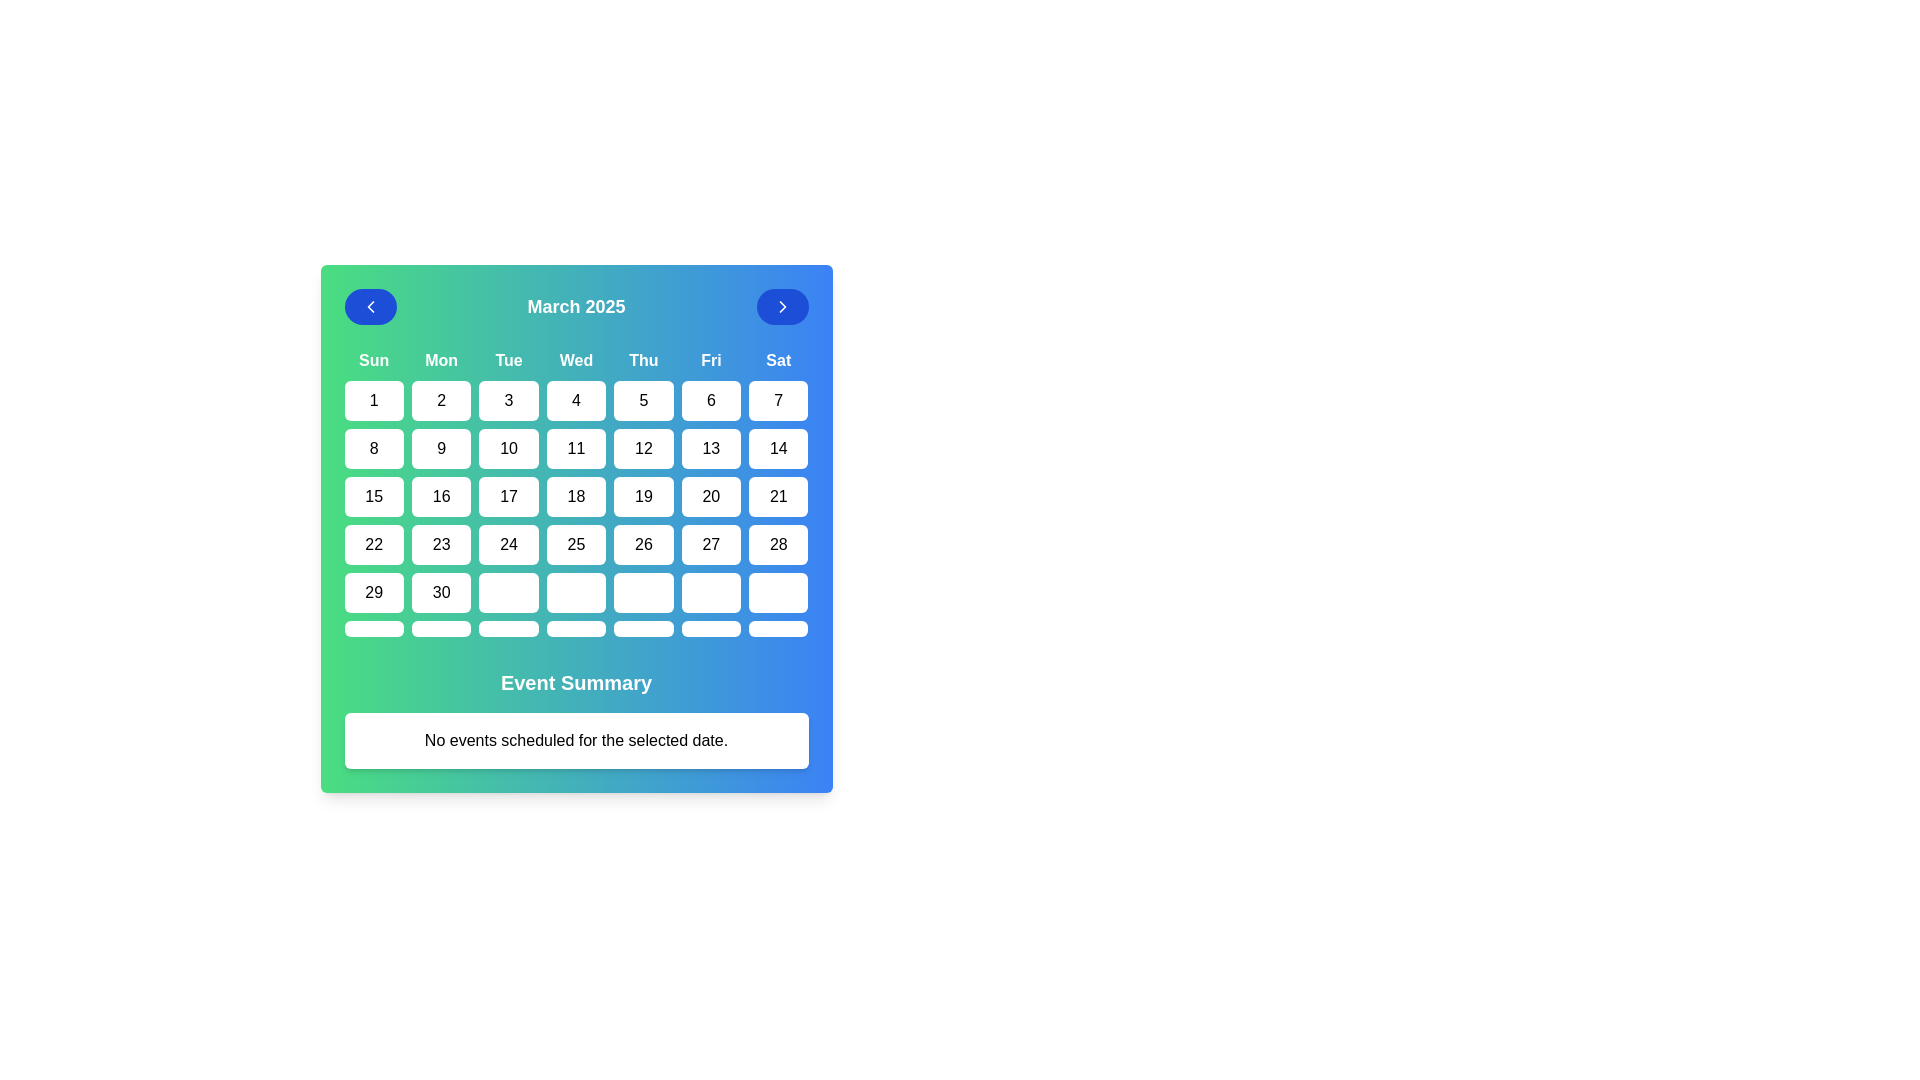 This screenshot has height=1080, width=1920. I want to click on the left chevron icon button in the calendar header, so click(370, 307).